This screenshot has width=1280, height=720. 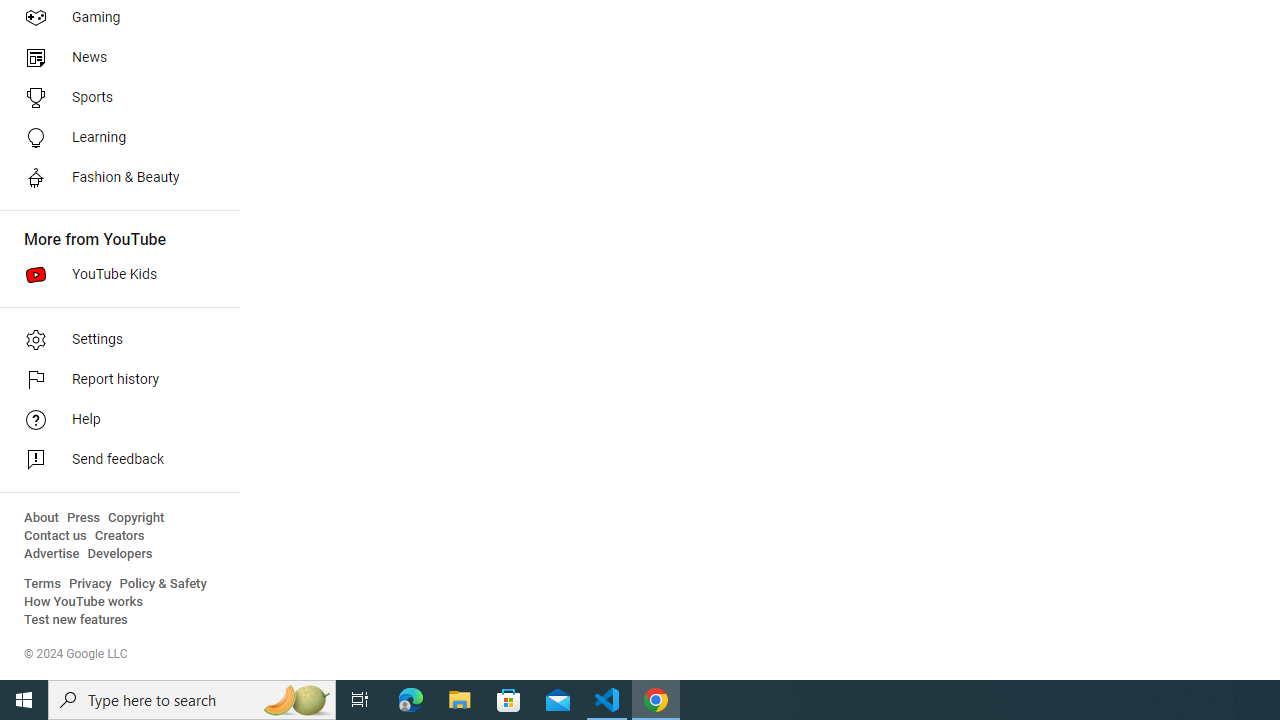 I want to click on 'Learning', so click(x=112, y=136).